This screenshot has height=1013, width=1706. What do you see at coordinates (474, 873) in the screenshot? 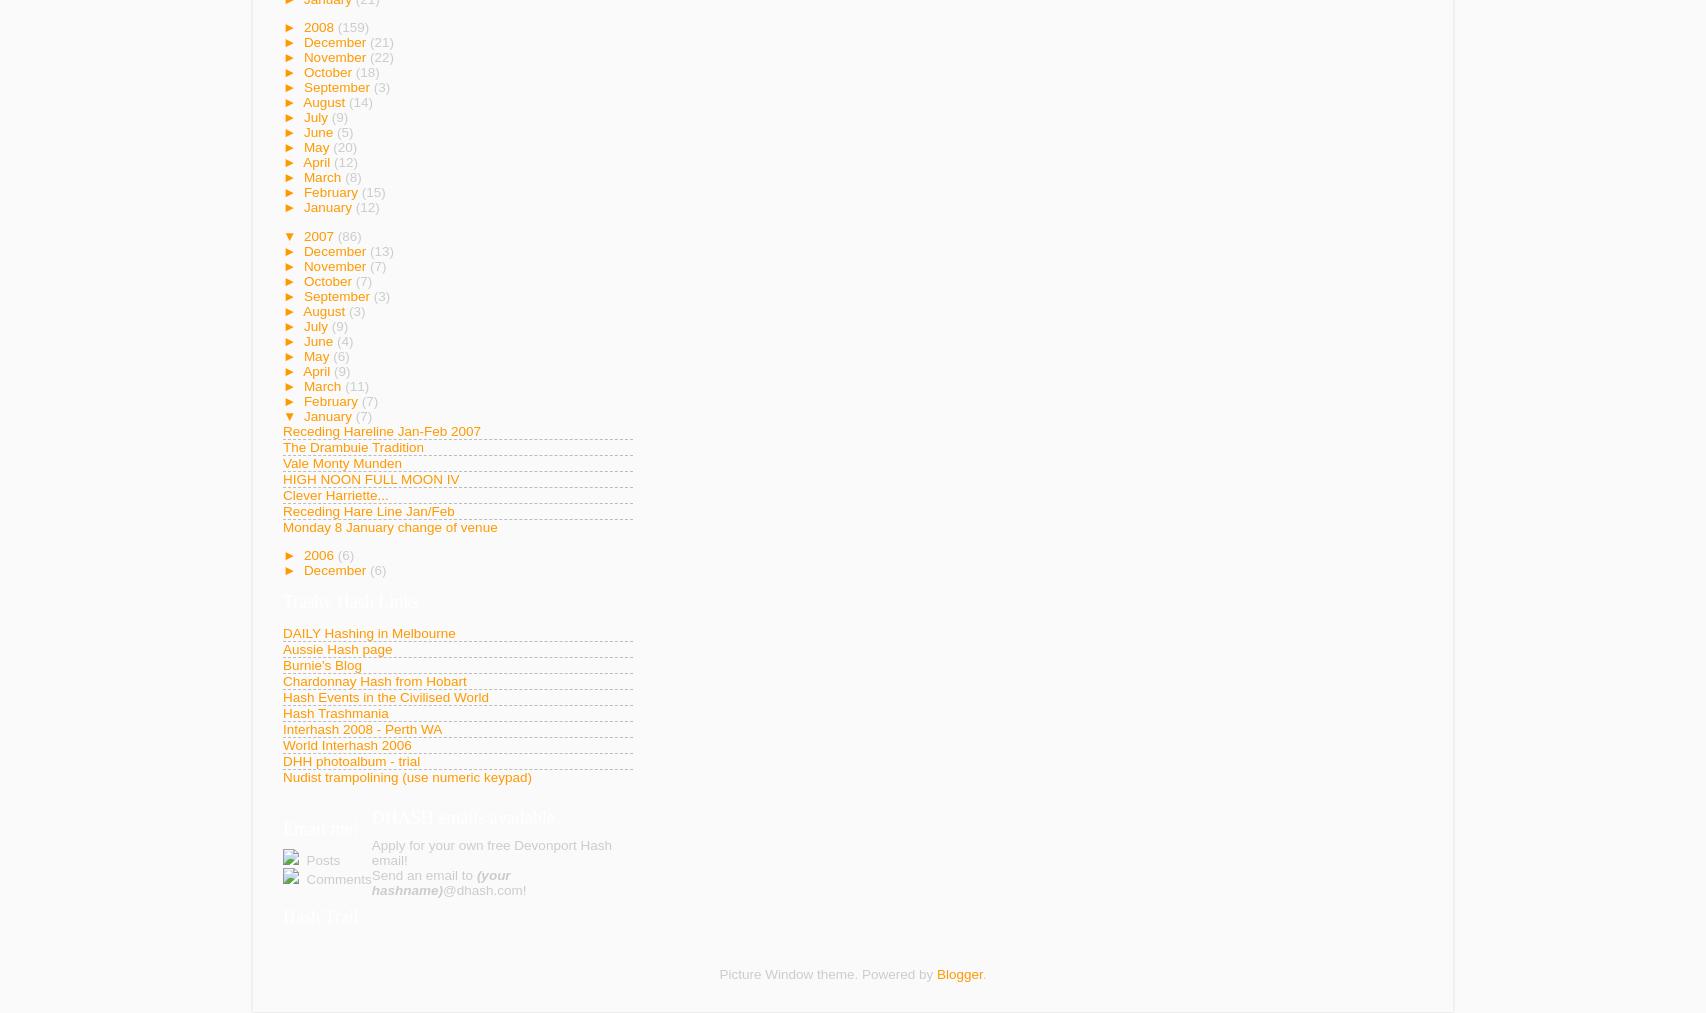
I see `'(your'` at bounding box center [474, 873].